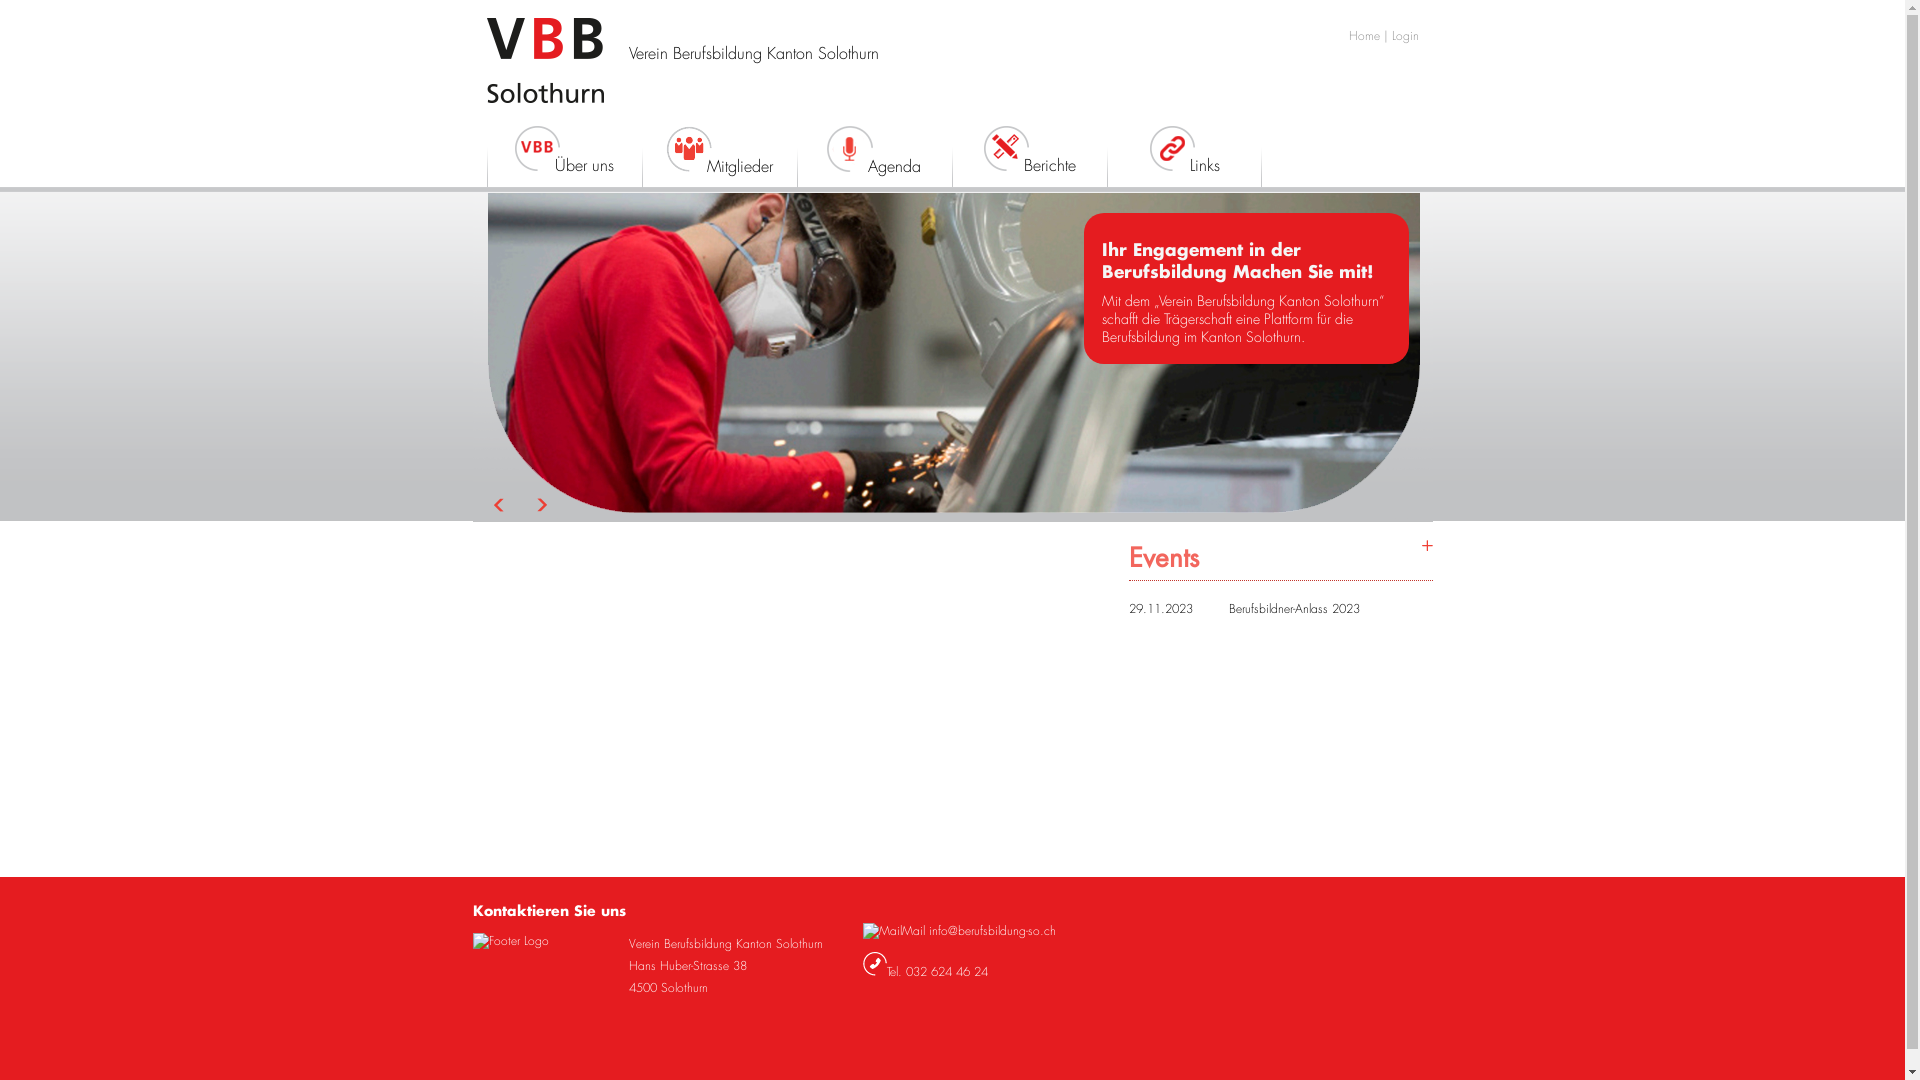 This screenshot has width=1920, height=1080. What do you see at coordinates (1171, 147) in the screenshot?
I see `'Links'` at bounding box center [1171, 147].